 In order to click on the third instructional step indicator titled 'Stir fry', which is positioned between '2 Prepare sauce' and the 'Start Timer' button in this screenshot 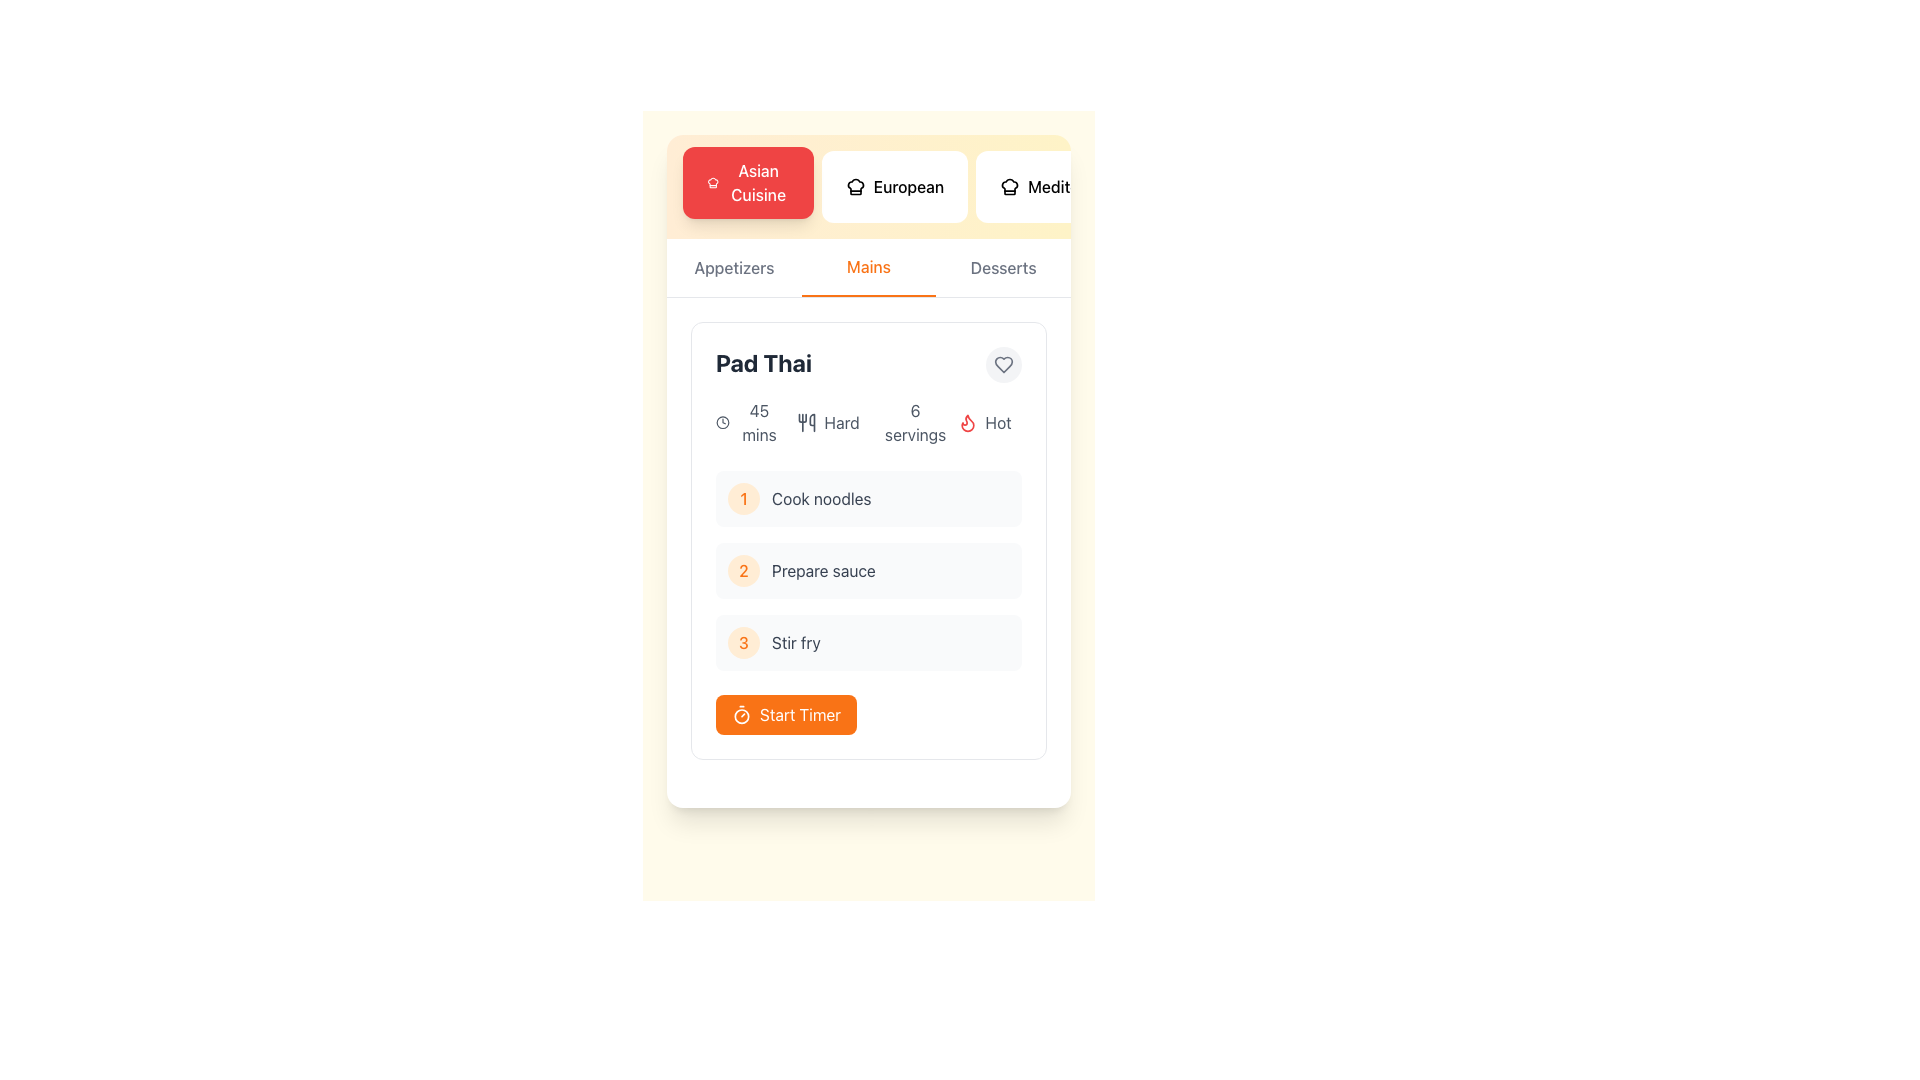, I will do `click(868, 643)`.